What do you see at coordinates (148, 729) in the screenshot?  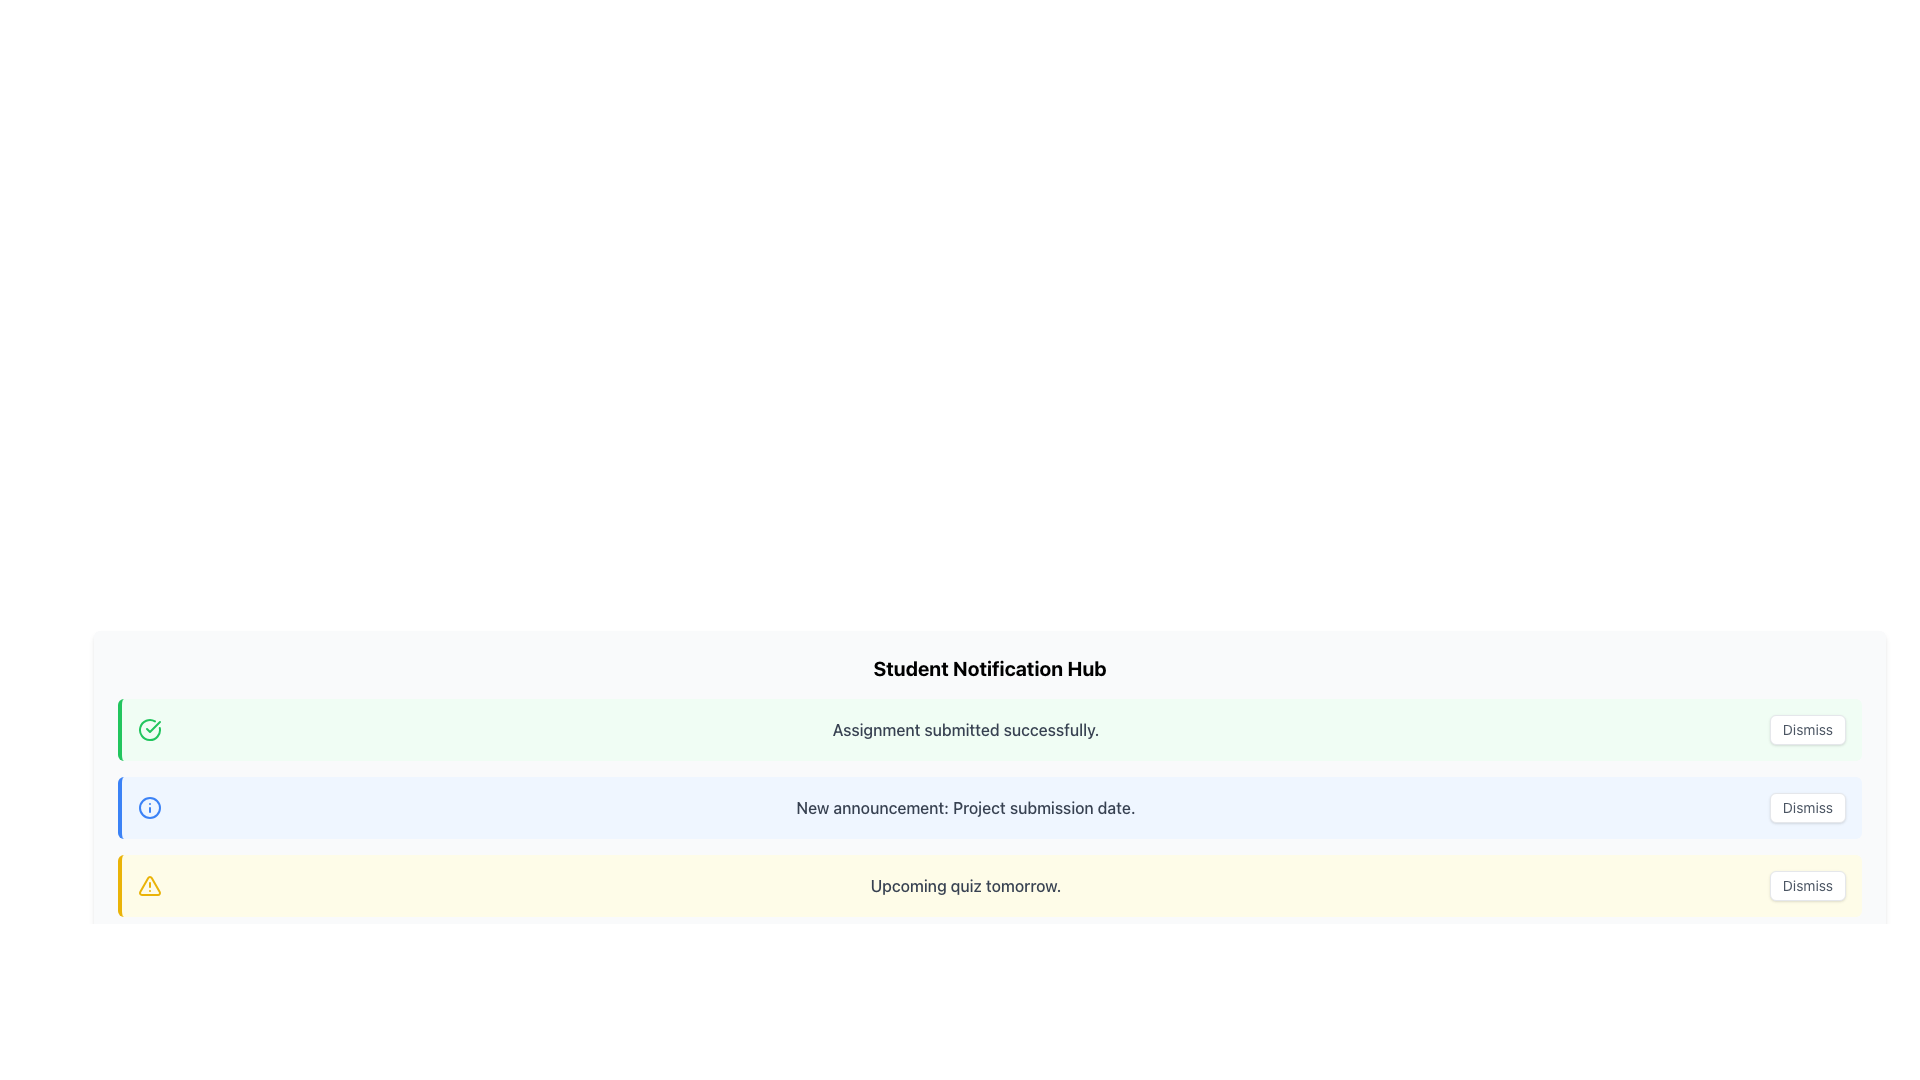 I see `the success icon located at the far-left side of the notification card that indicates 'Assignment submitted successfully.'` at bounding box center [148, 729].